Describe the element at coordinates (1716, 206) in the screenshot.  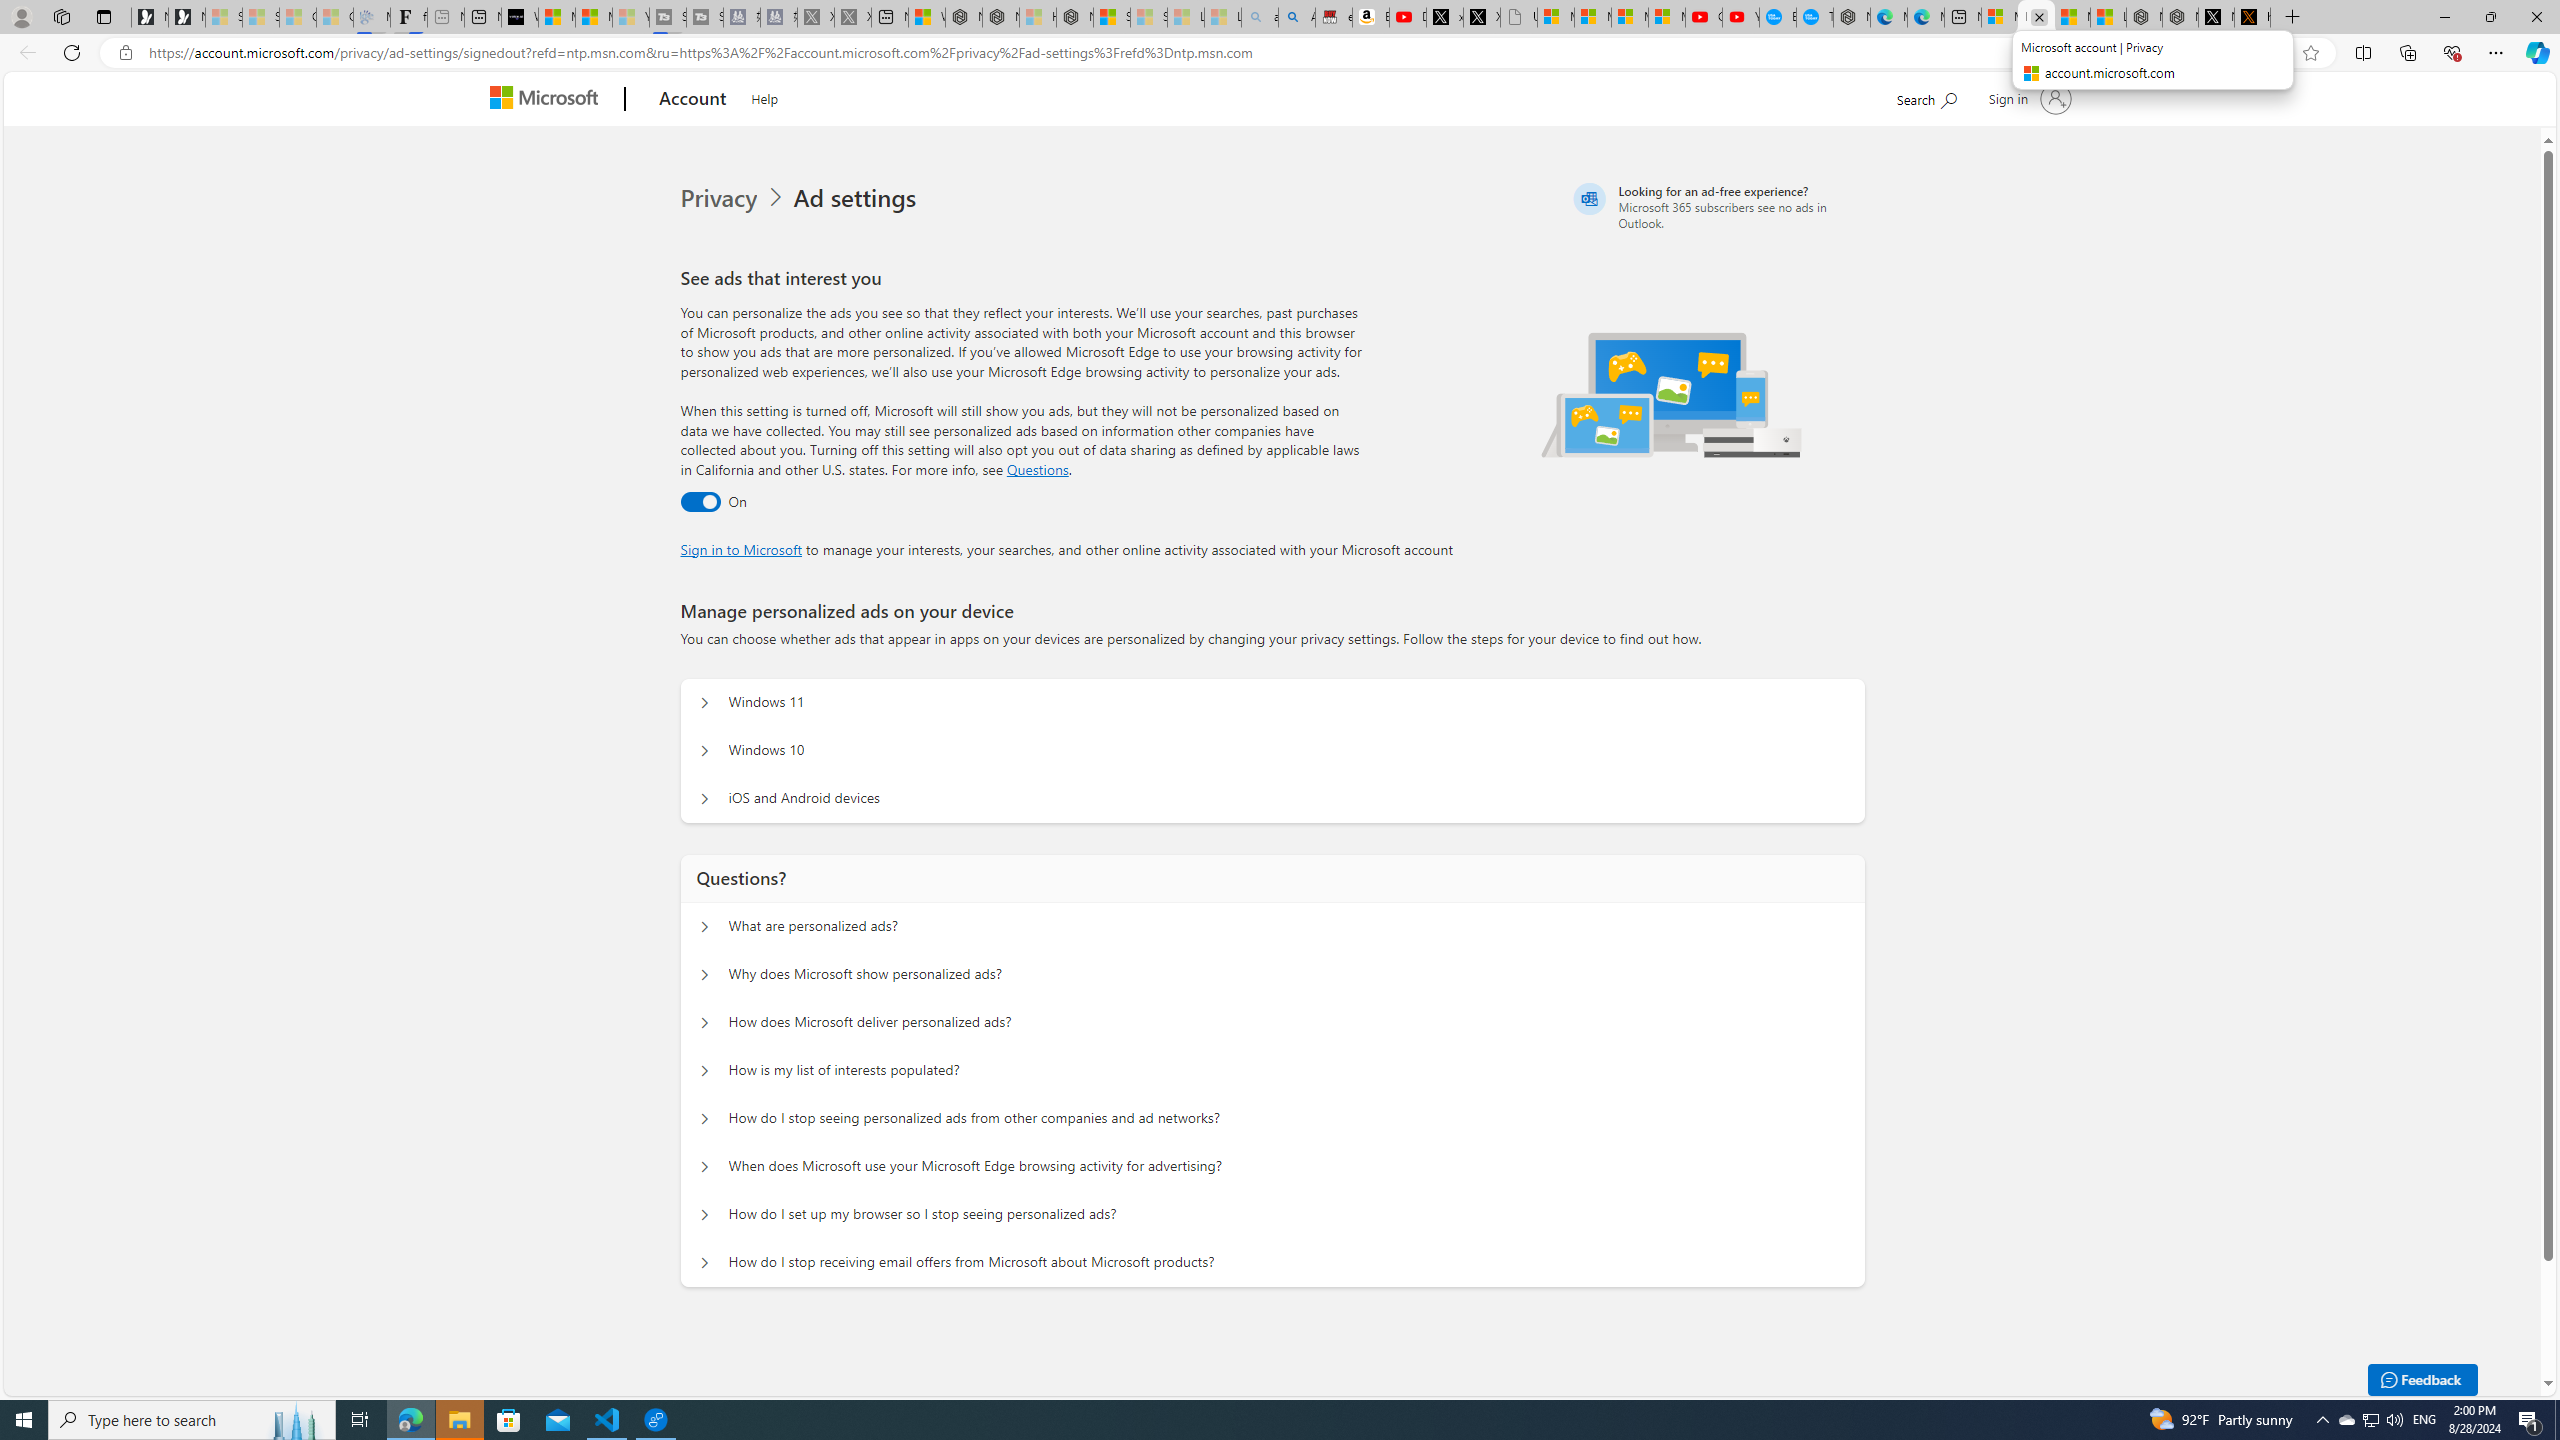
I see `'Looking for an ad-free experience?'` at that location.